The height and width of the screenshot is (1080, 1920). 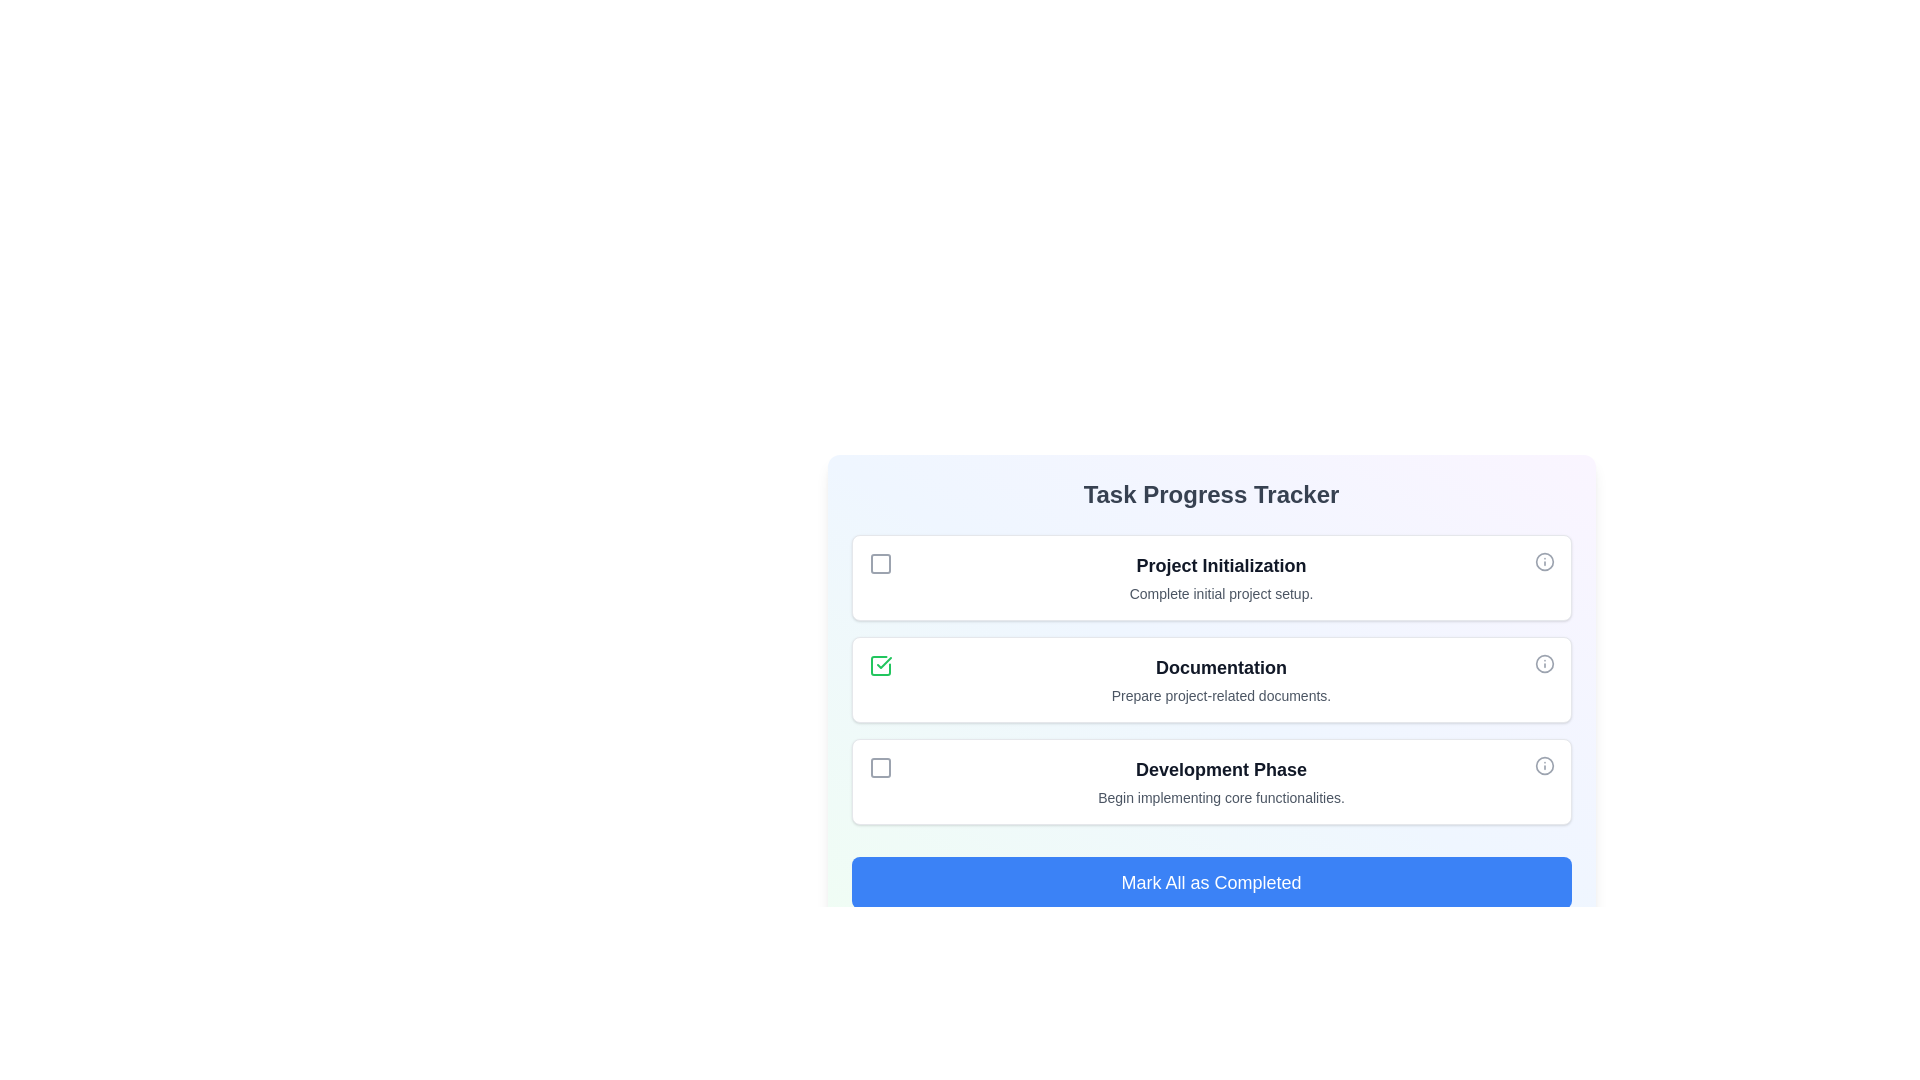 What do you see at coordinates (1543, 765) in the screenshot?
I see `the Information icon located at the far right of the 'Development Phase' task card` at bounding box center [1543, 765].